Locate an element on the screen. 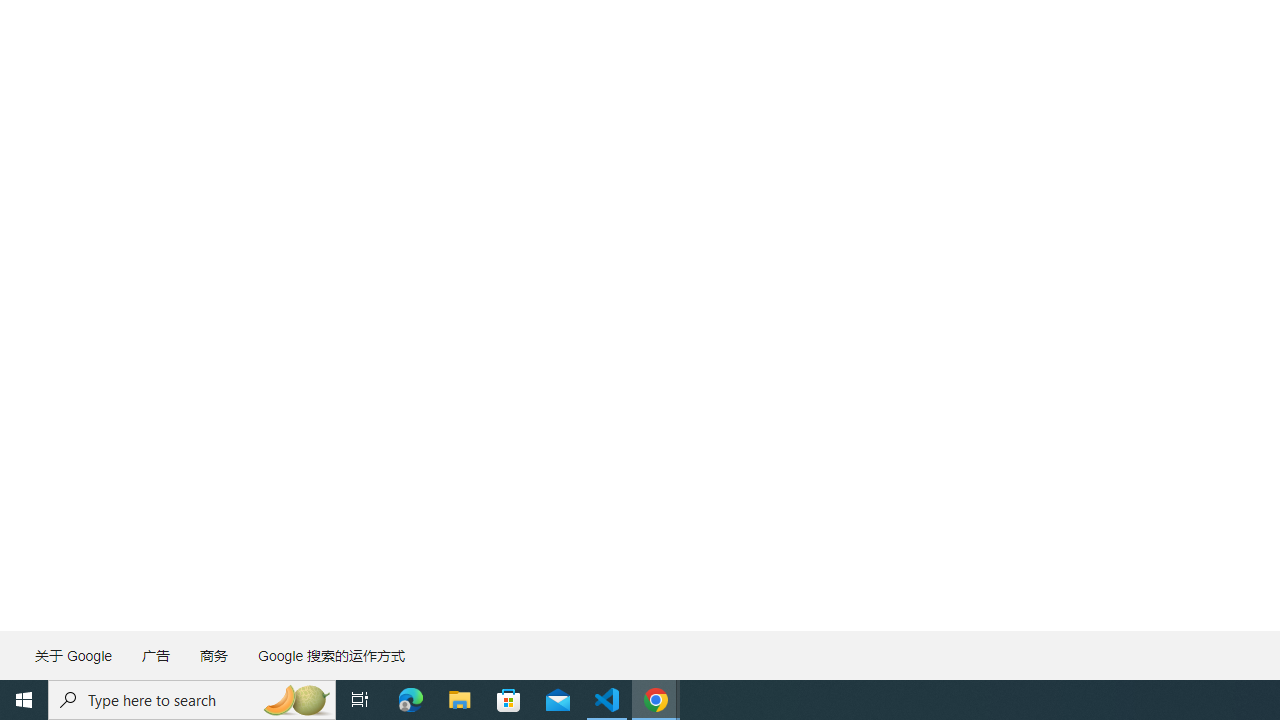 This screenshot has height=720, width=1280. 'Microsoft Edge' is located at coordinates (410, 698).